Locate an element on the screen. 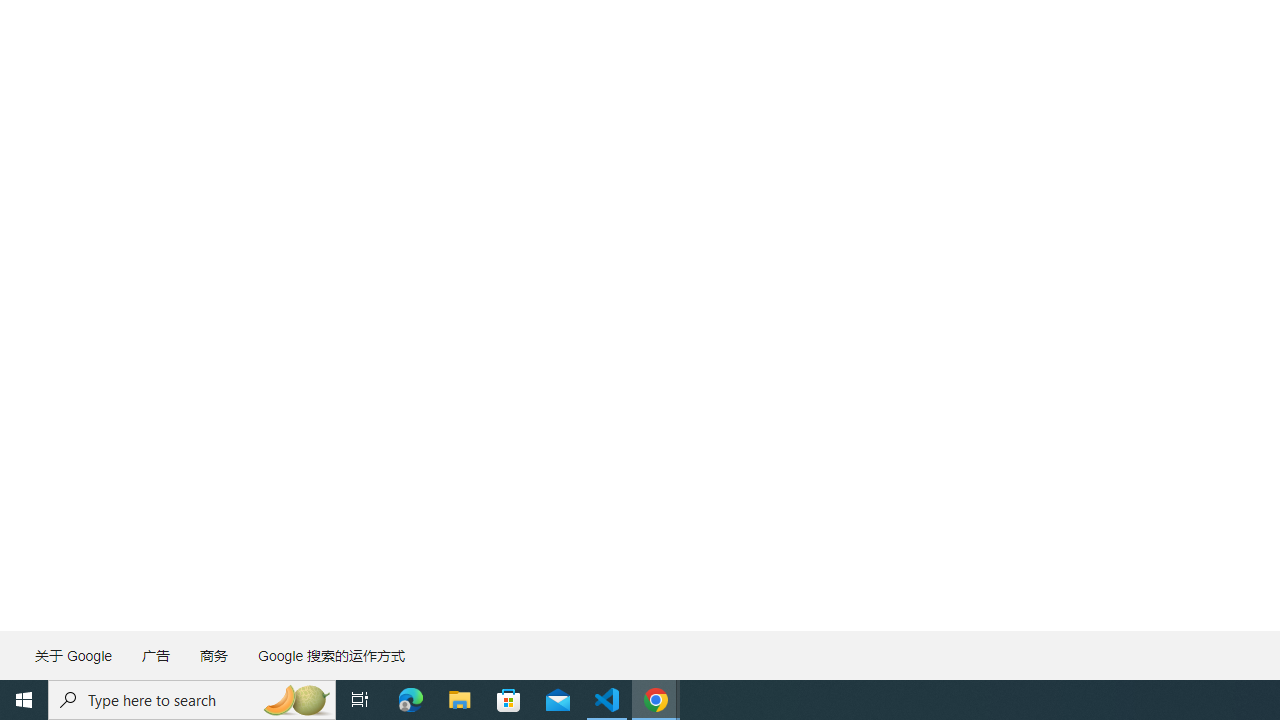 This screenshot has height=720, width=1280. 'Microsoft Edge' is located at coordinates (410, 698).